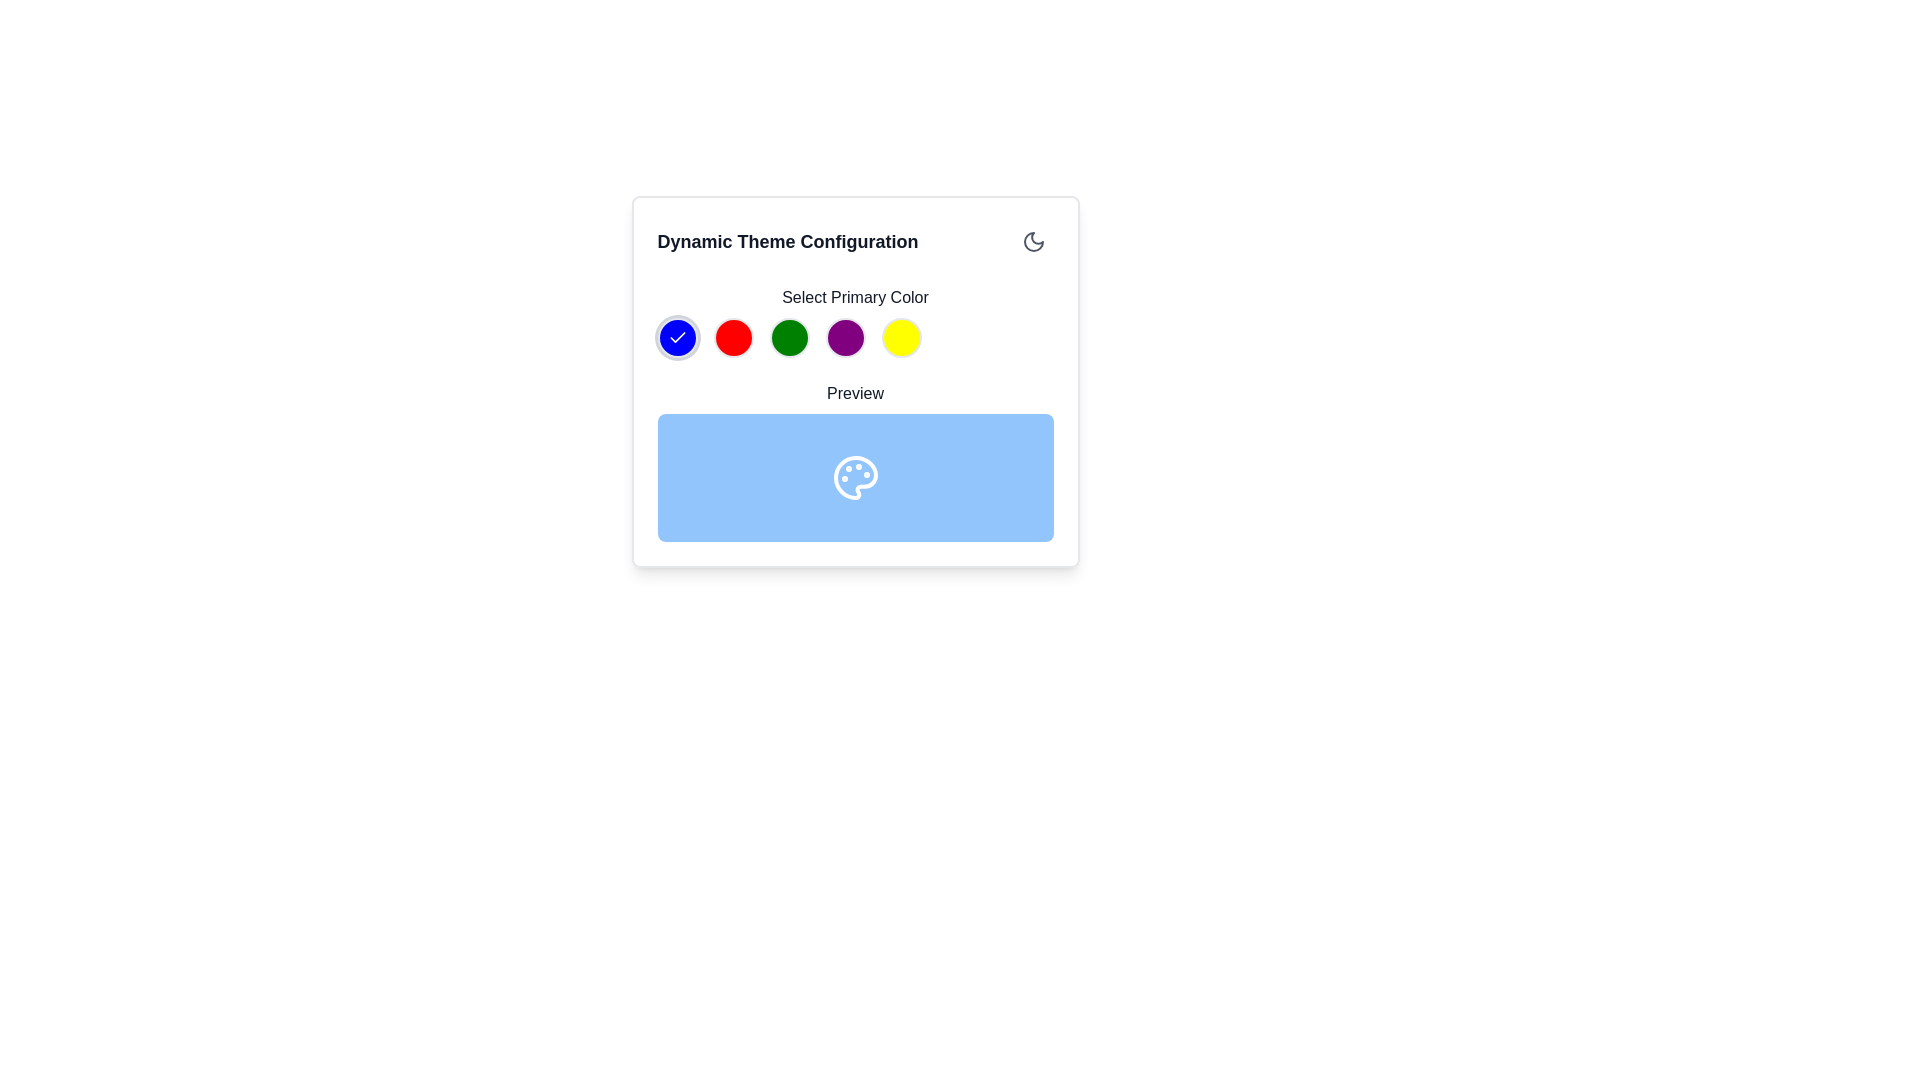  I want to click on the text label displaying 'Preview', which is positioned directly below the 'Select Primary Color' label and above a blue rectangular box containing an icon, so click(855, 393).